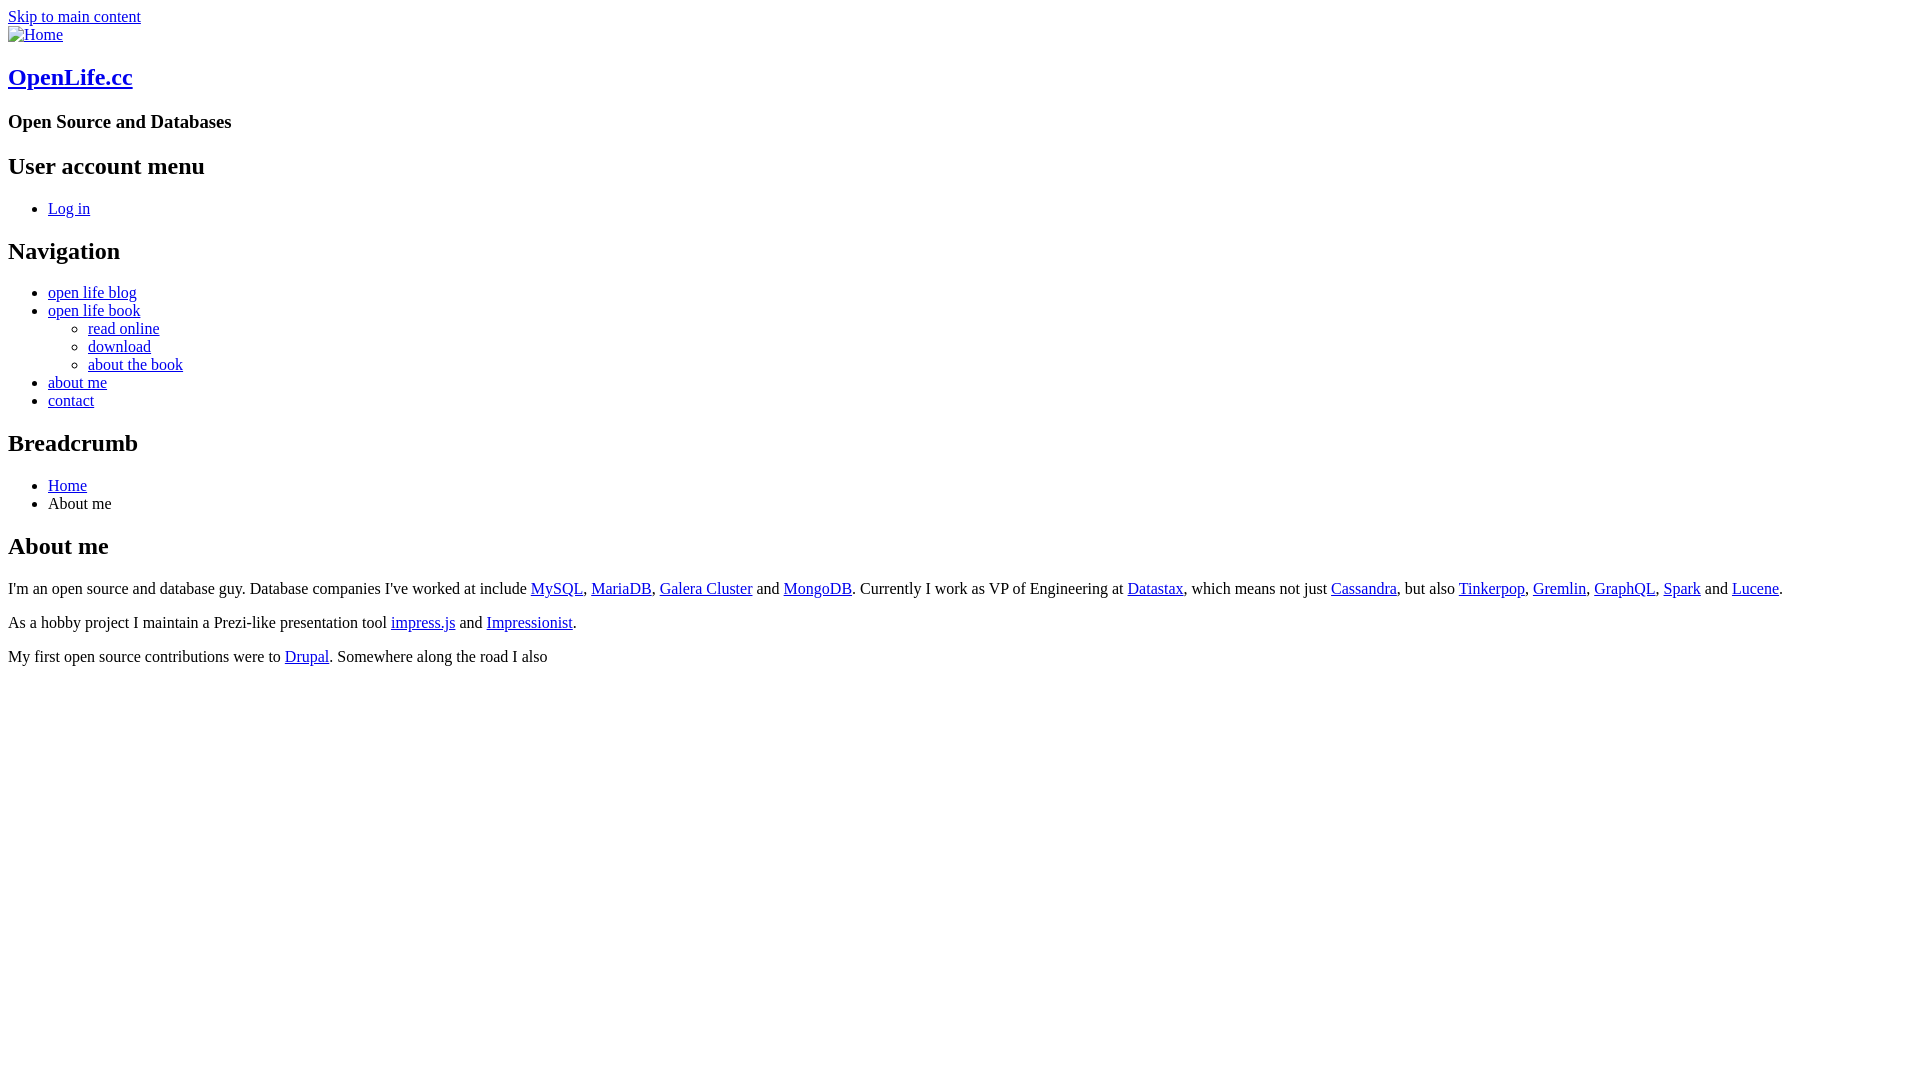 The image size is (1920, 1080). Describe the element at coordinates (35, 34) in the screenshot. I see `'Home'` at that location.